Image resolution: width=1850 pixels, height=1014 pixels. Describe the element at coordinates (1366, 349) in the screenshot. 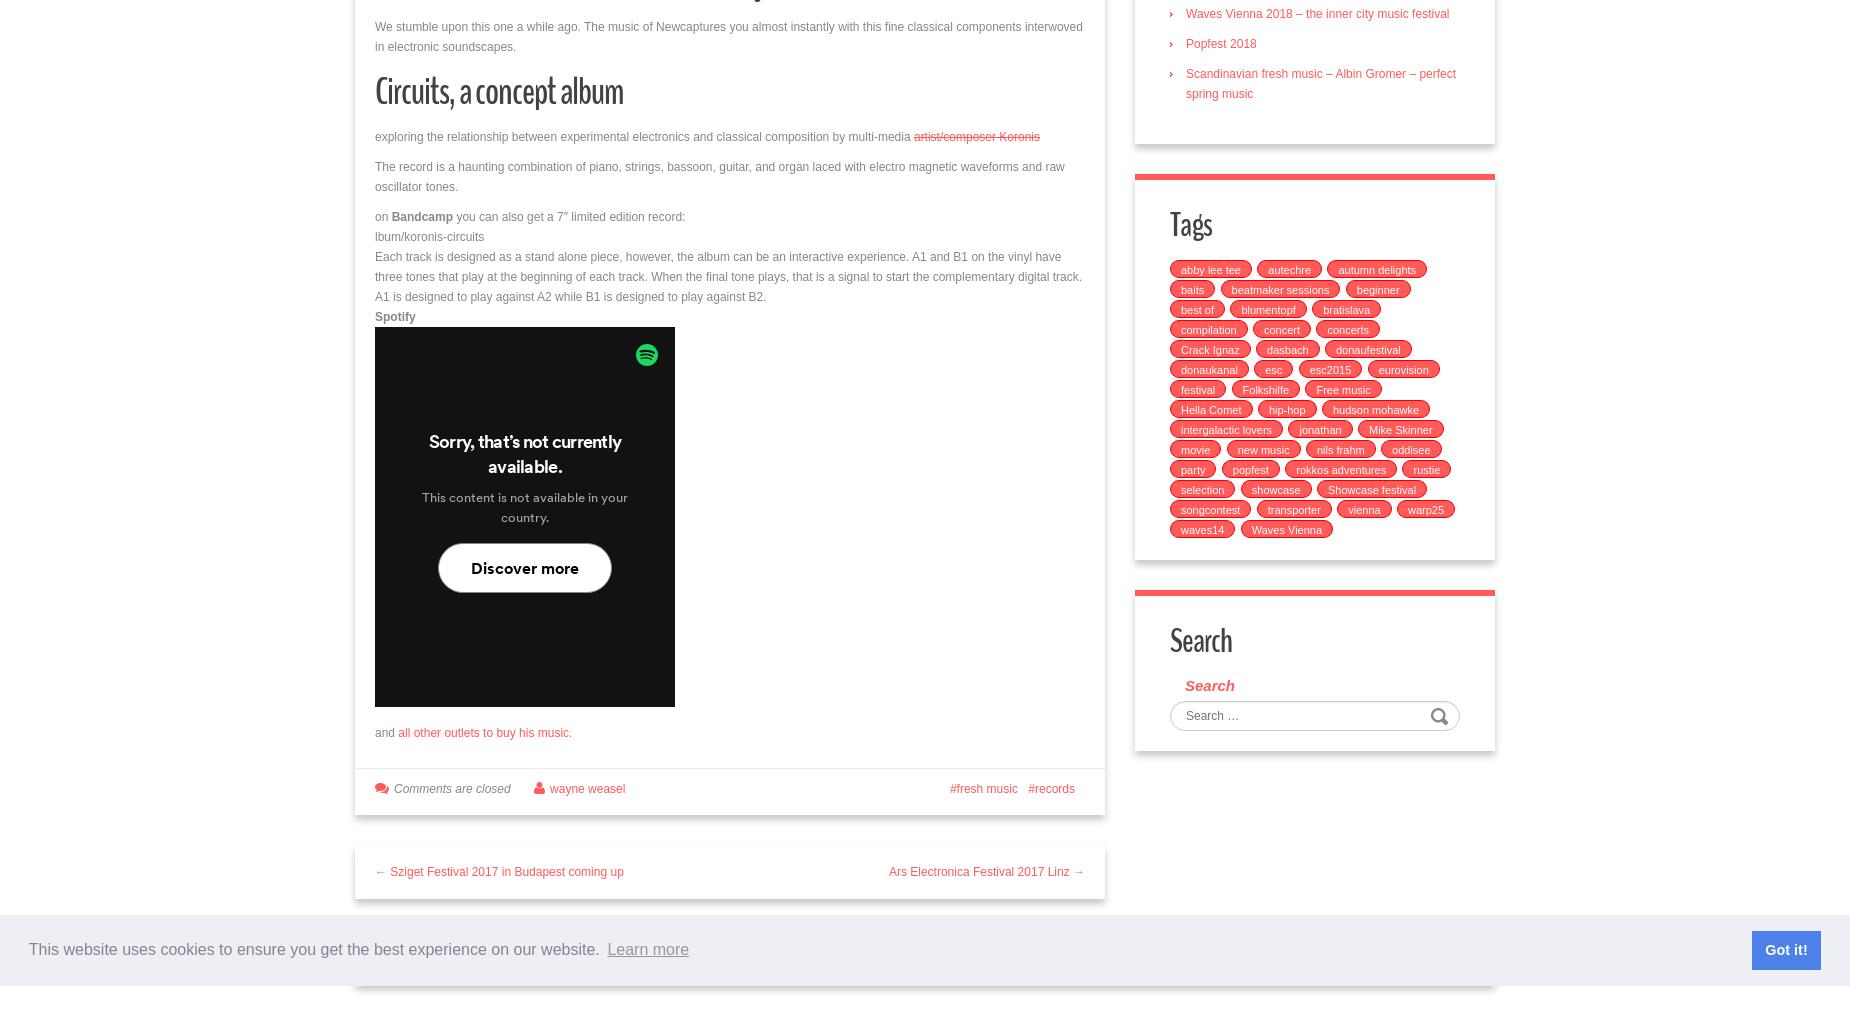

I see `'donaufestival'` at that location.